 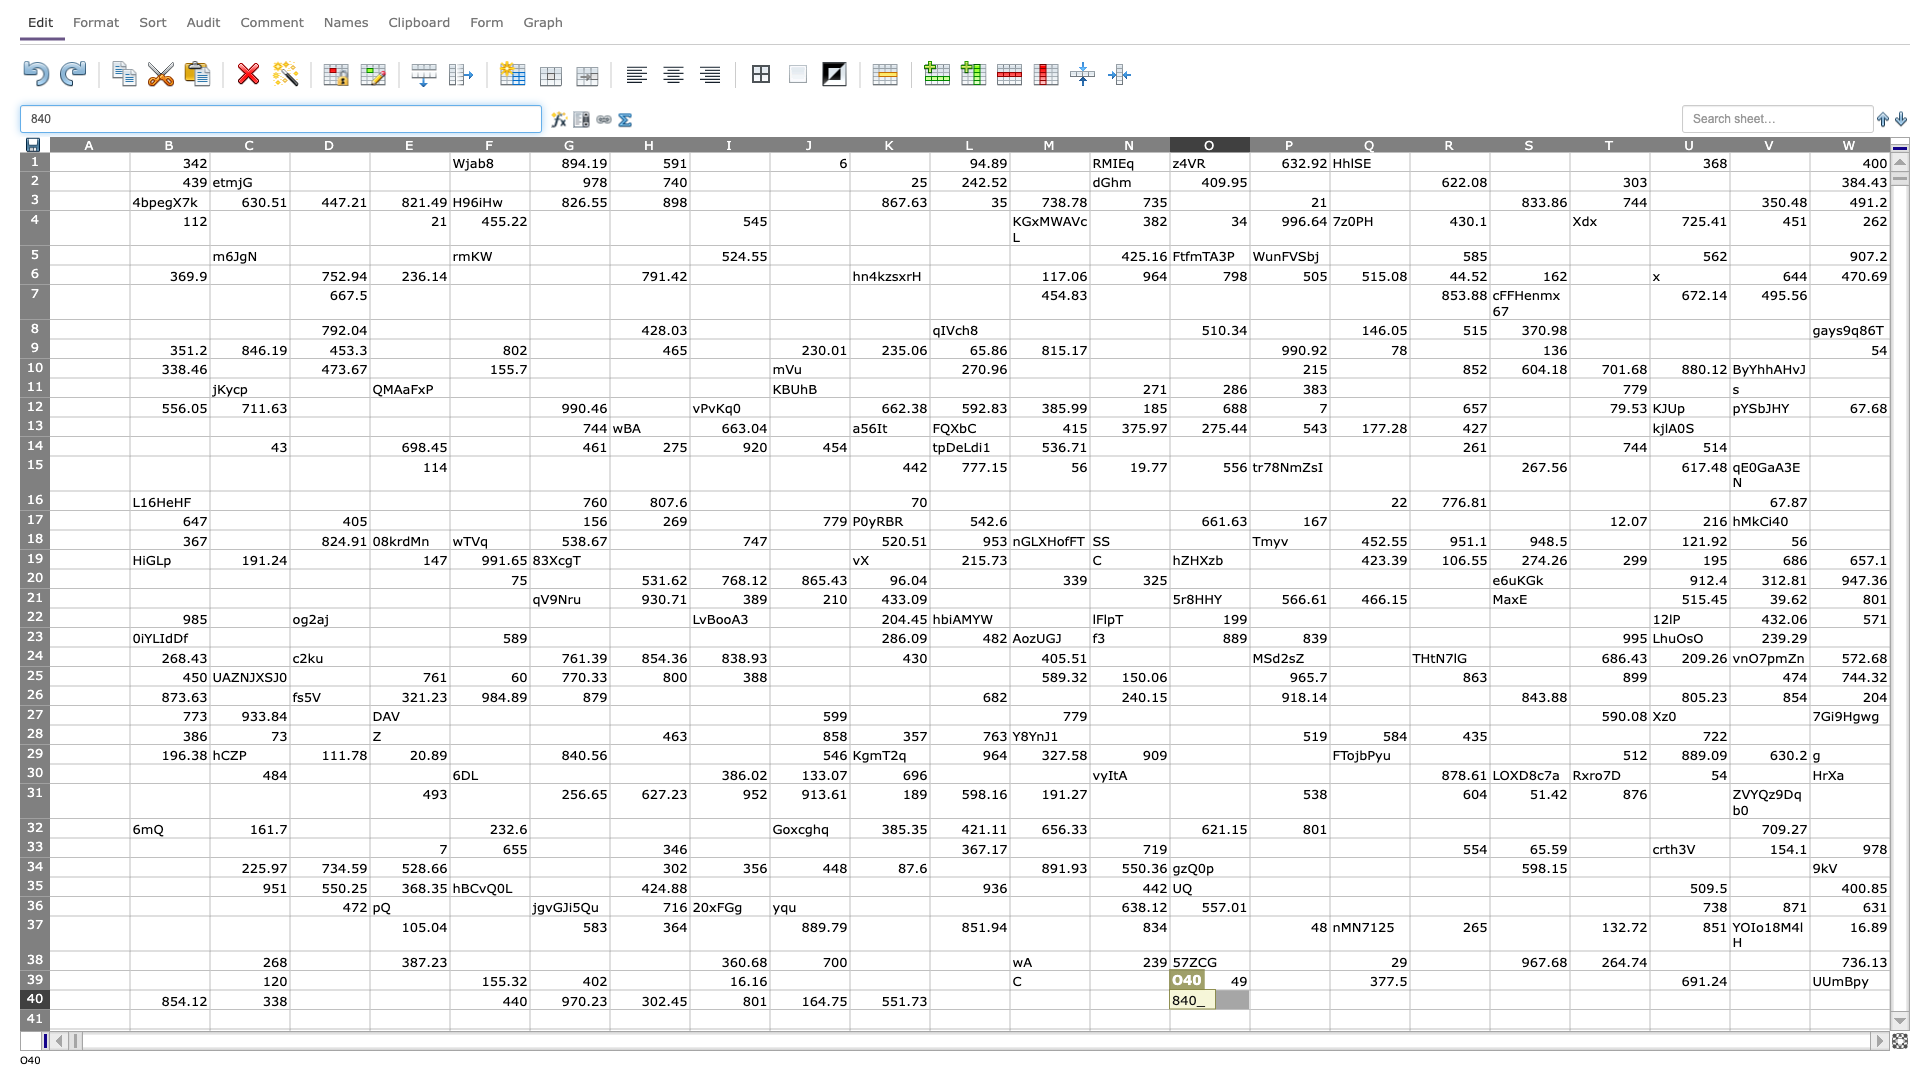 What do you see at coordinates (1329, 999) in the screenshot?
I see `Left edge at position Q40` at bounding box center [1329, 999].